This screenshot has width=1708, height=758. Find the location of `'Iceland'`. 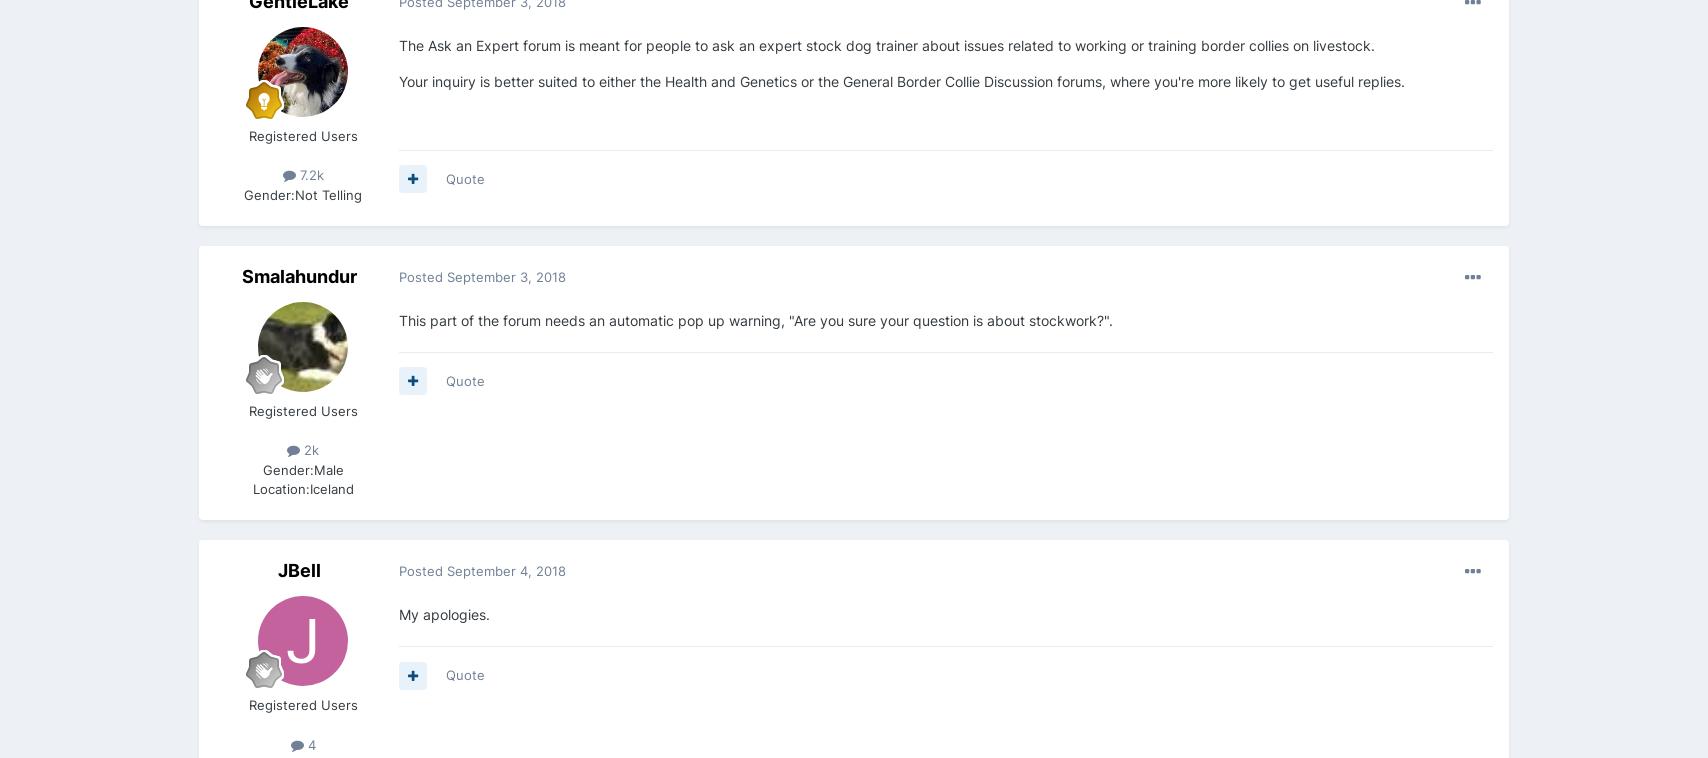

'Iceland' is located at coordinates (308, 487).